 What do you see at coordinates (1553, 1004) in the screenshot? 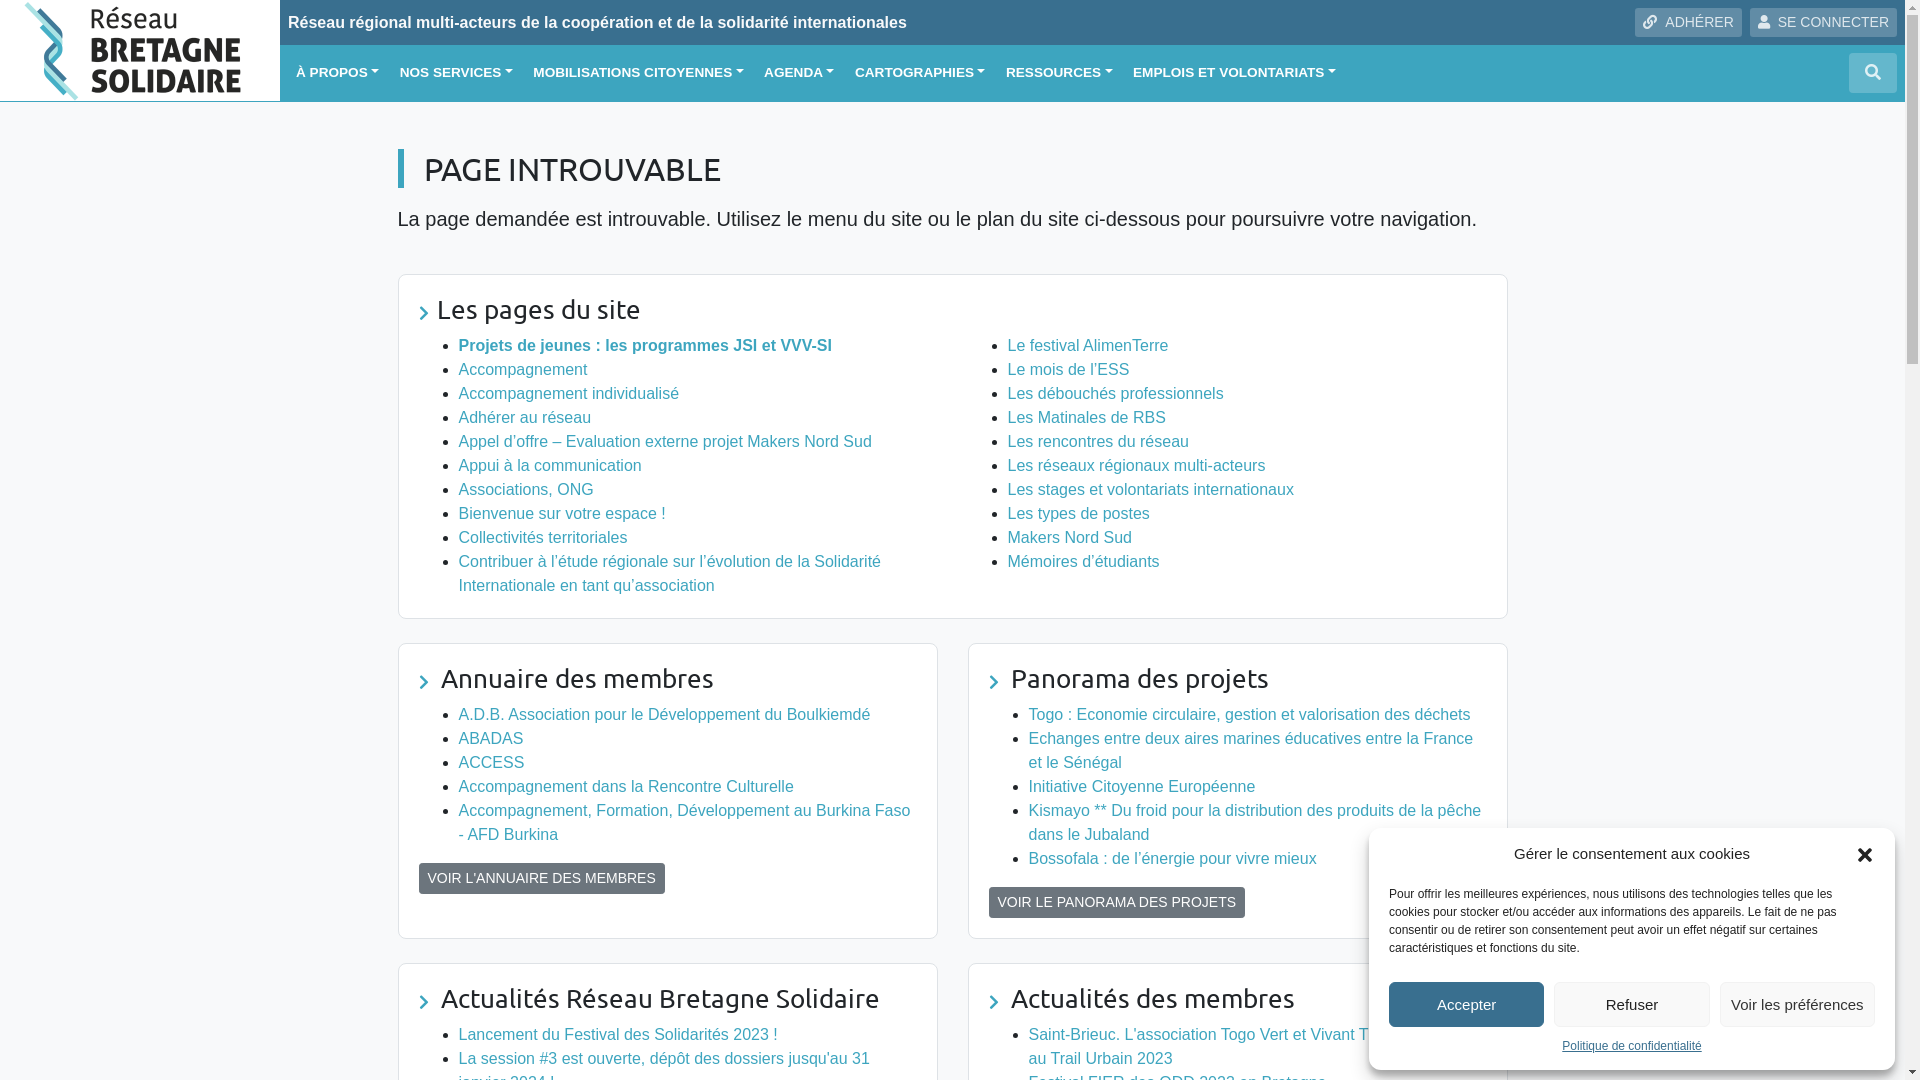
I see `'Refuser'` at bounding box center [1553, 1004].